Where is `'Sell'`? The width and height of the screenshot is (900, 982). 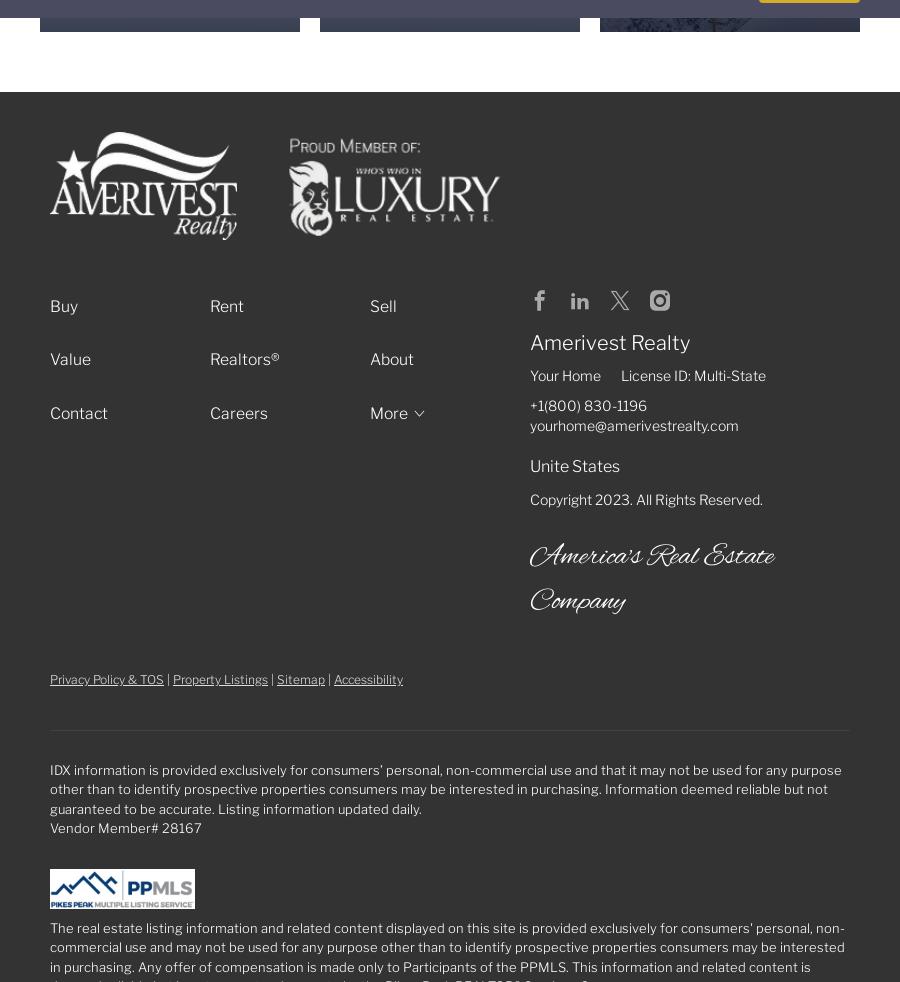
'Sell' is located at coordinates (369, 305).